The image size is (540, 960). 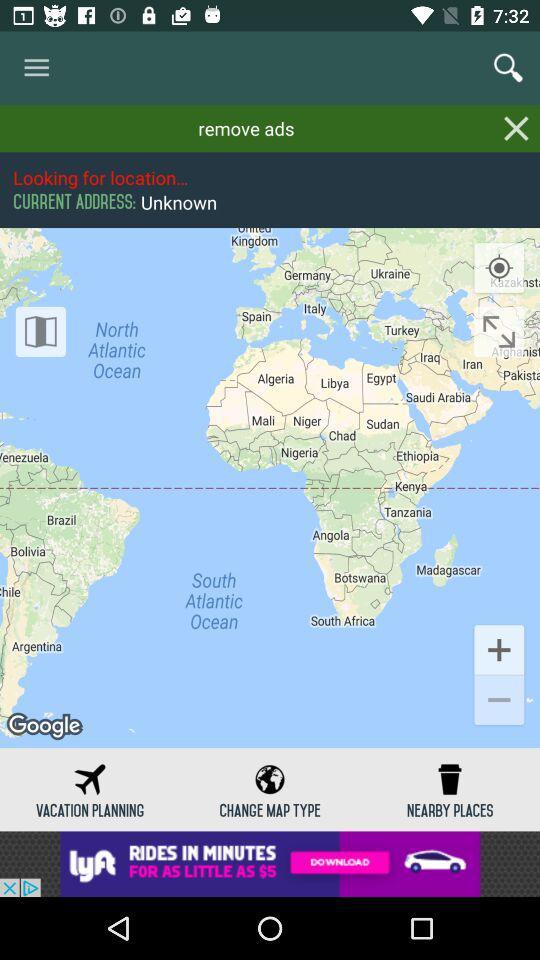 What do you see at coordinates (40, 331) in the screenshot?
I see `change map view` at bounding box center [40, 331].